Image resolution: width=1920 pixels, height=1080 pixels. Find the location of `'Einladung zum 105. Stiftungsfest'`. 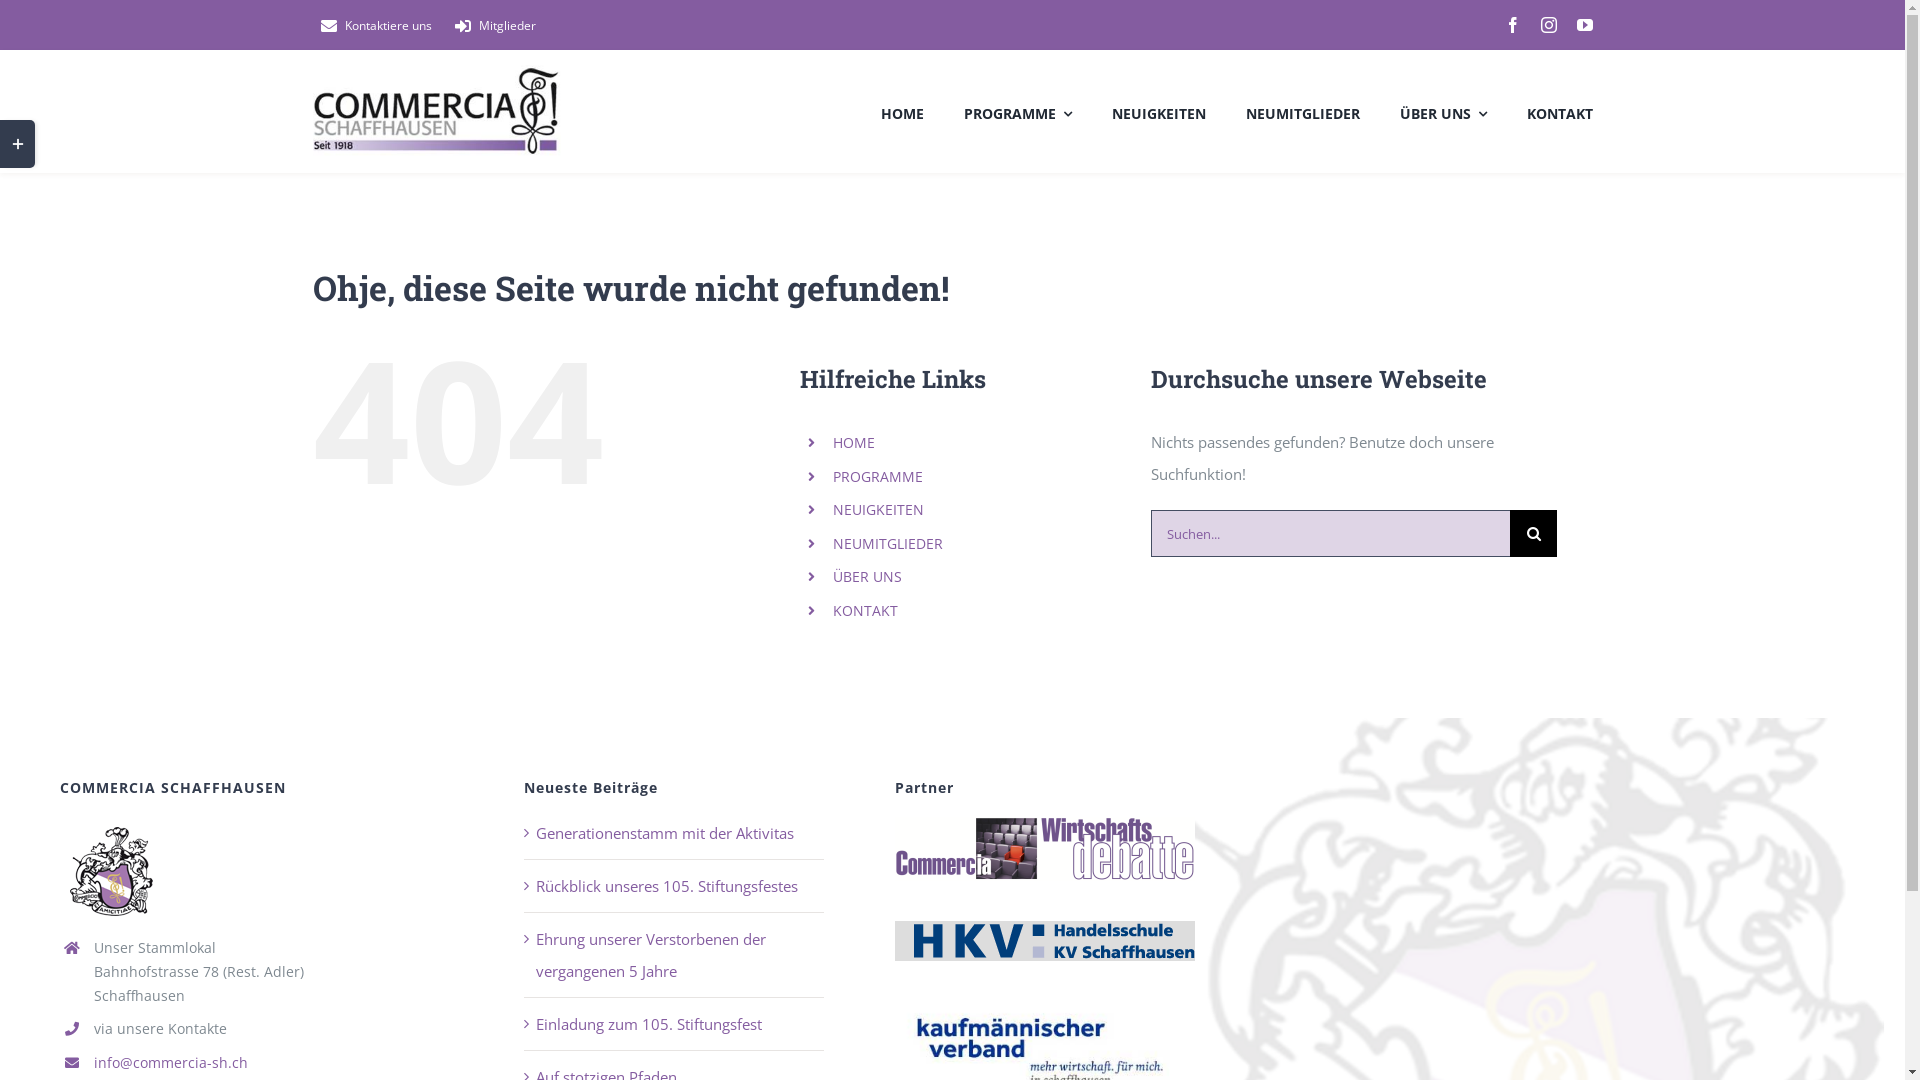

'Einladung zum 105. Stiftungsfest' is located at coordinates (648, 1023).